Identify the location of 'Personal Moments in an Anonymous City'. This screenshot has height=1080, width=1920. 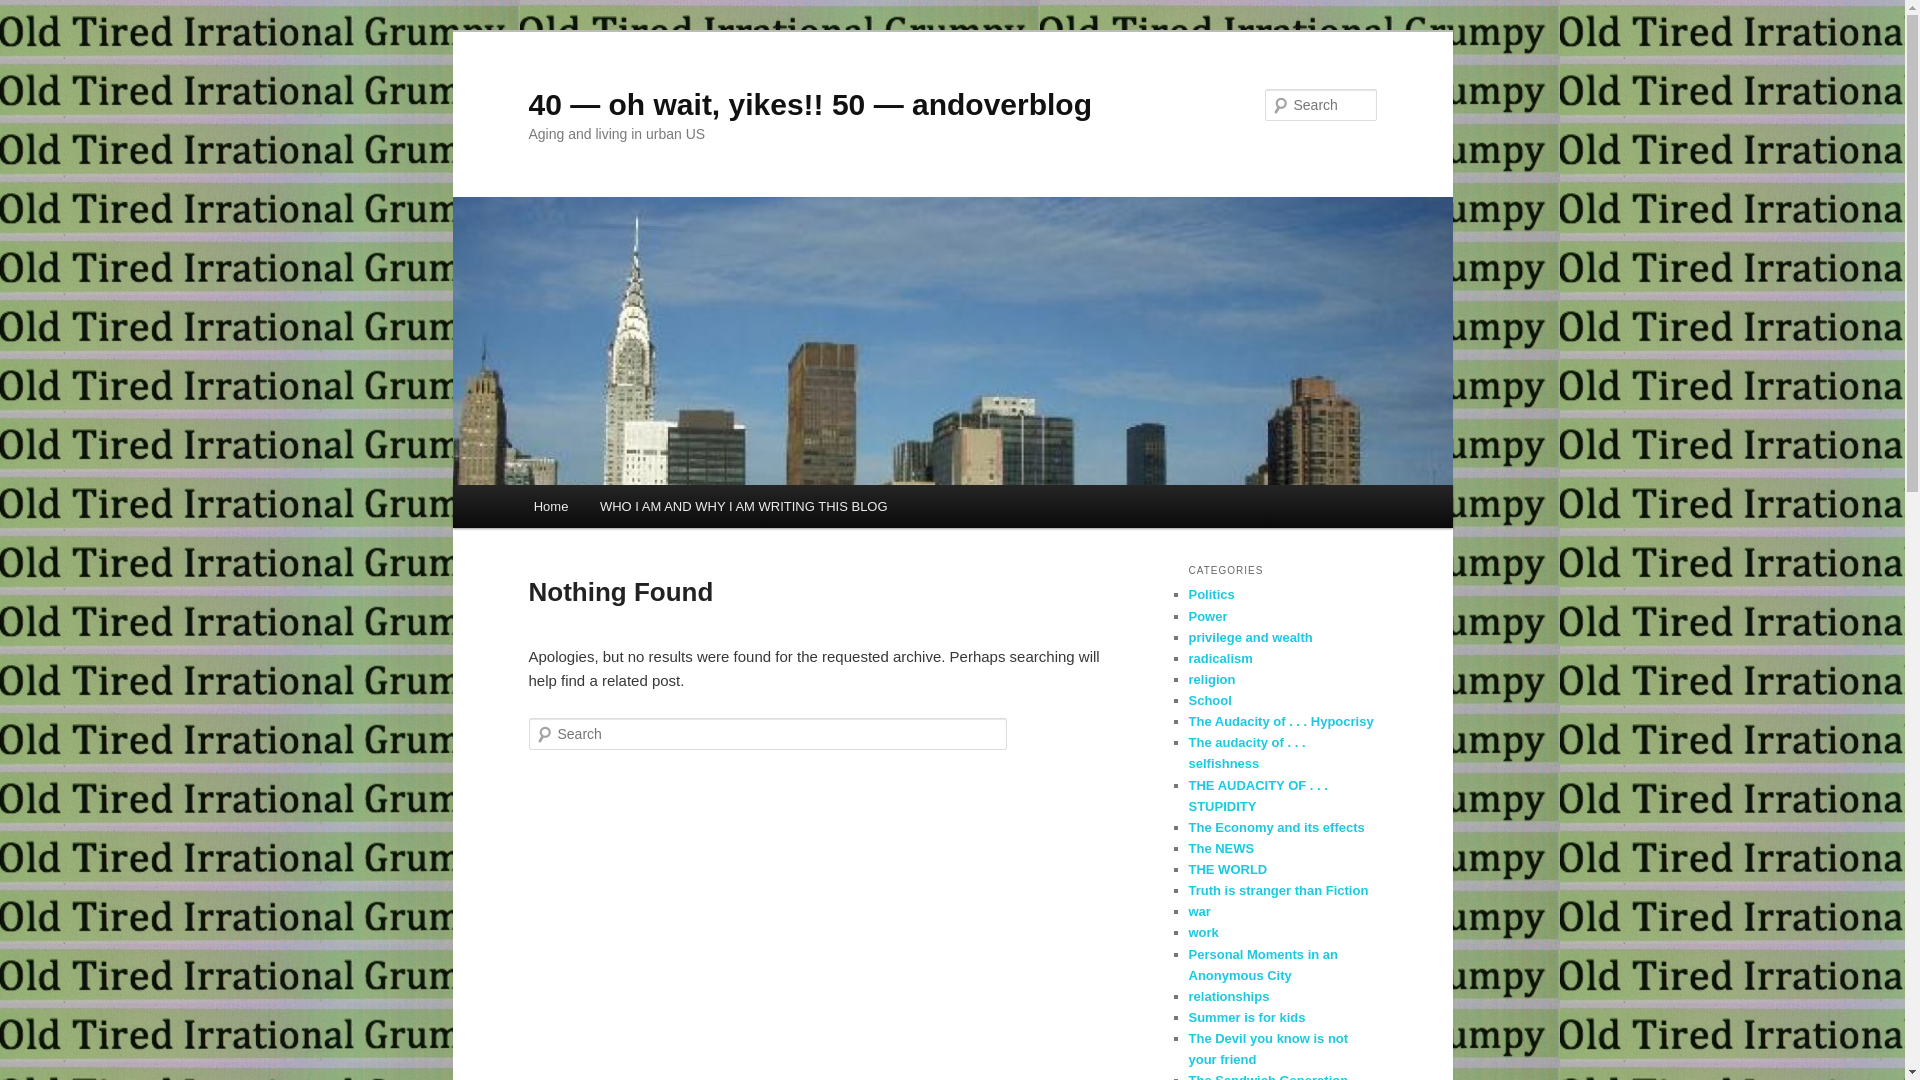
(1261, 963).